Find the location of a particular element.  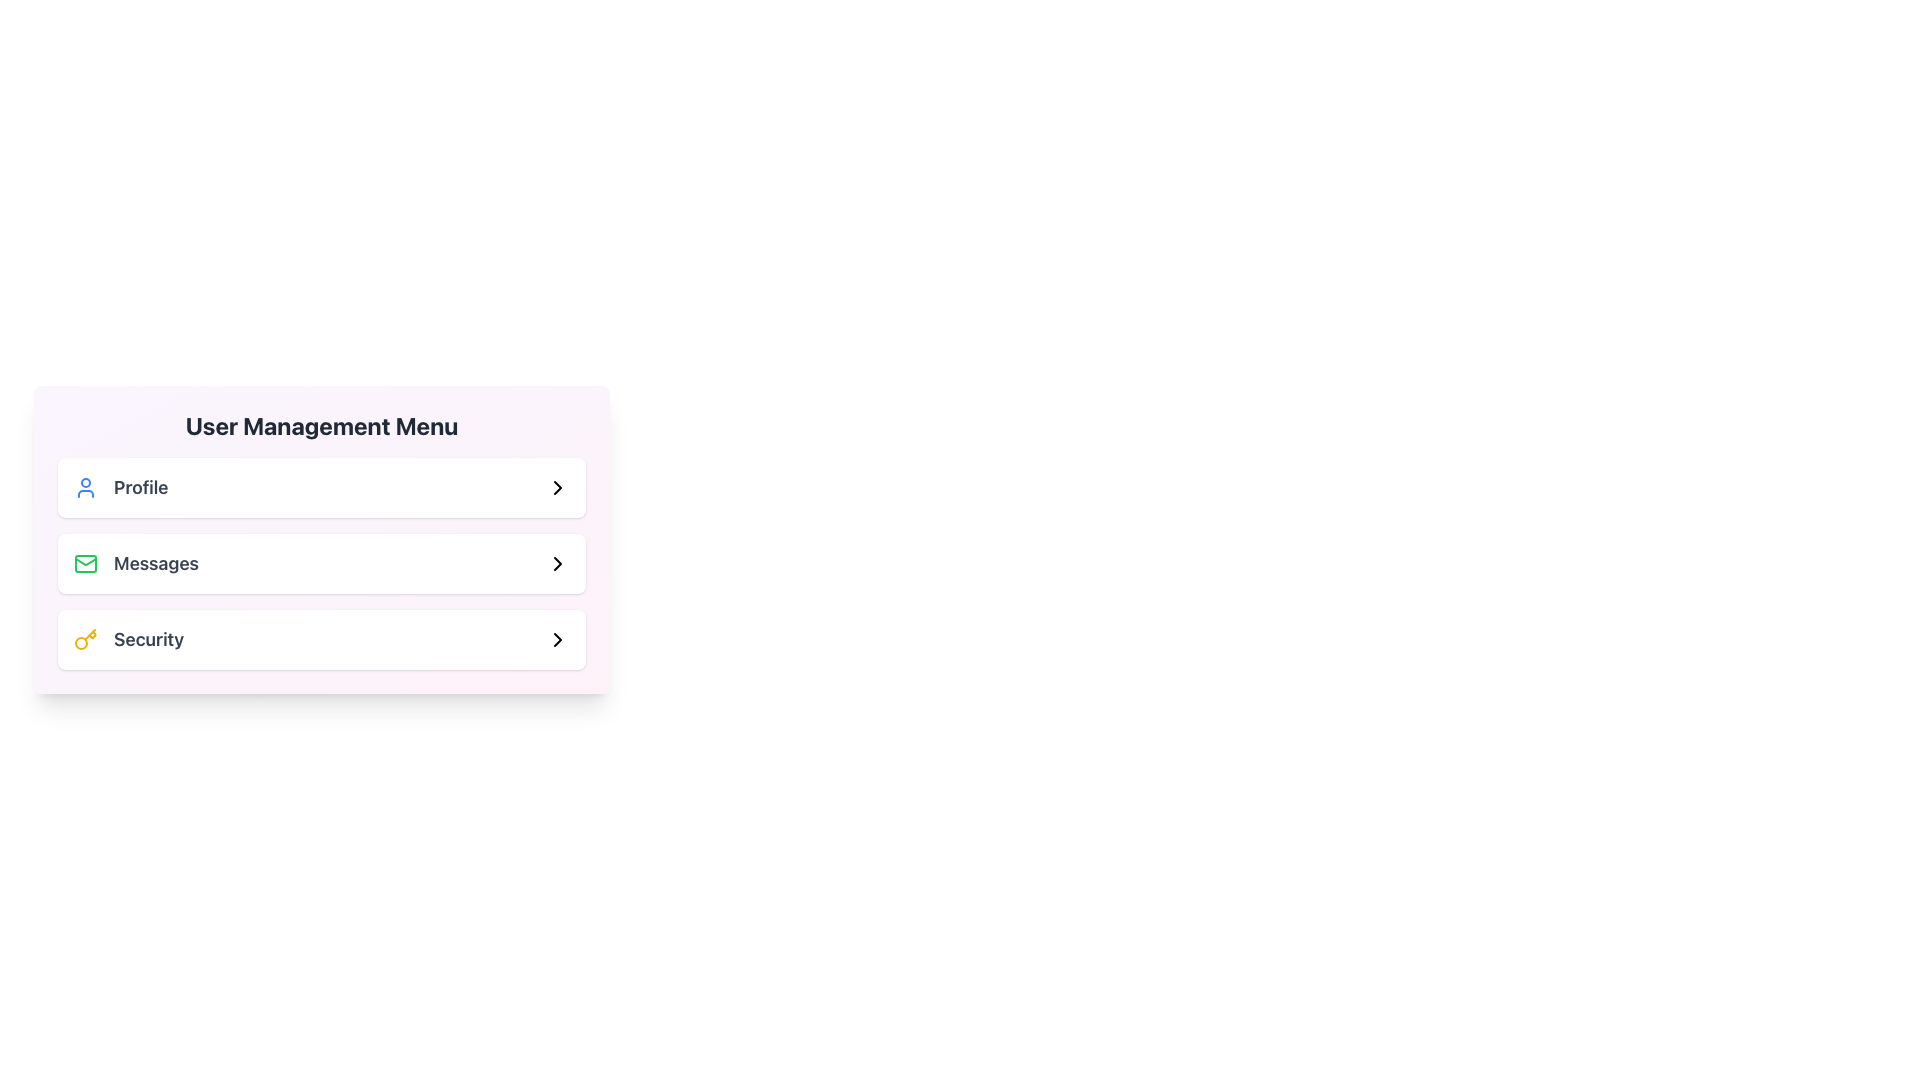

the 'Profile' menu item is located at coordinates (120, 488).